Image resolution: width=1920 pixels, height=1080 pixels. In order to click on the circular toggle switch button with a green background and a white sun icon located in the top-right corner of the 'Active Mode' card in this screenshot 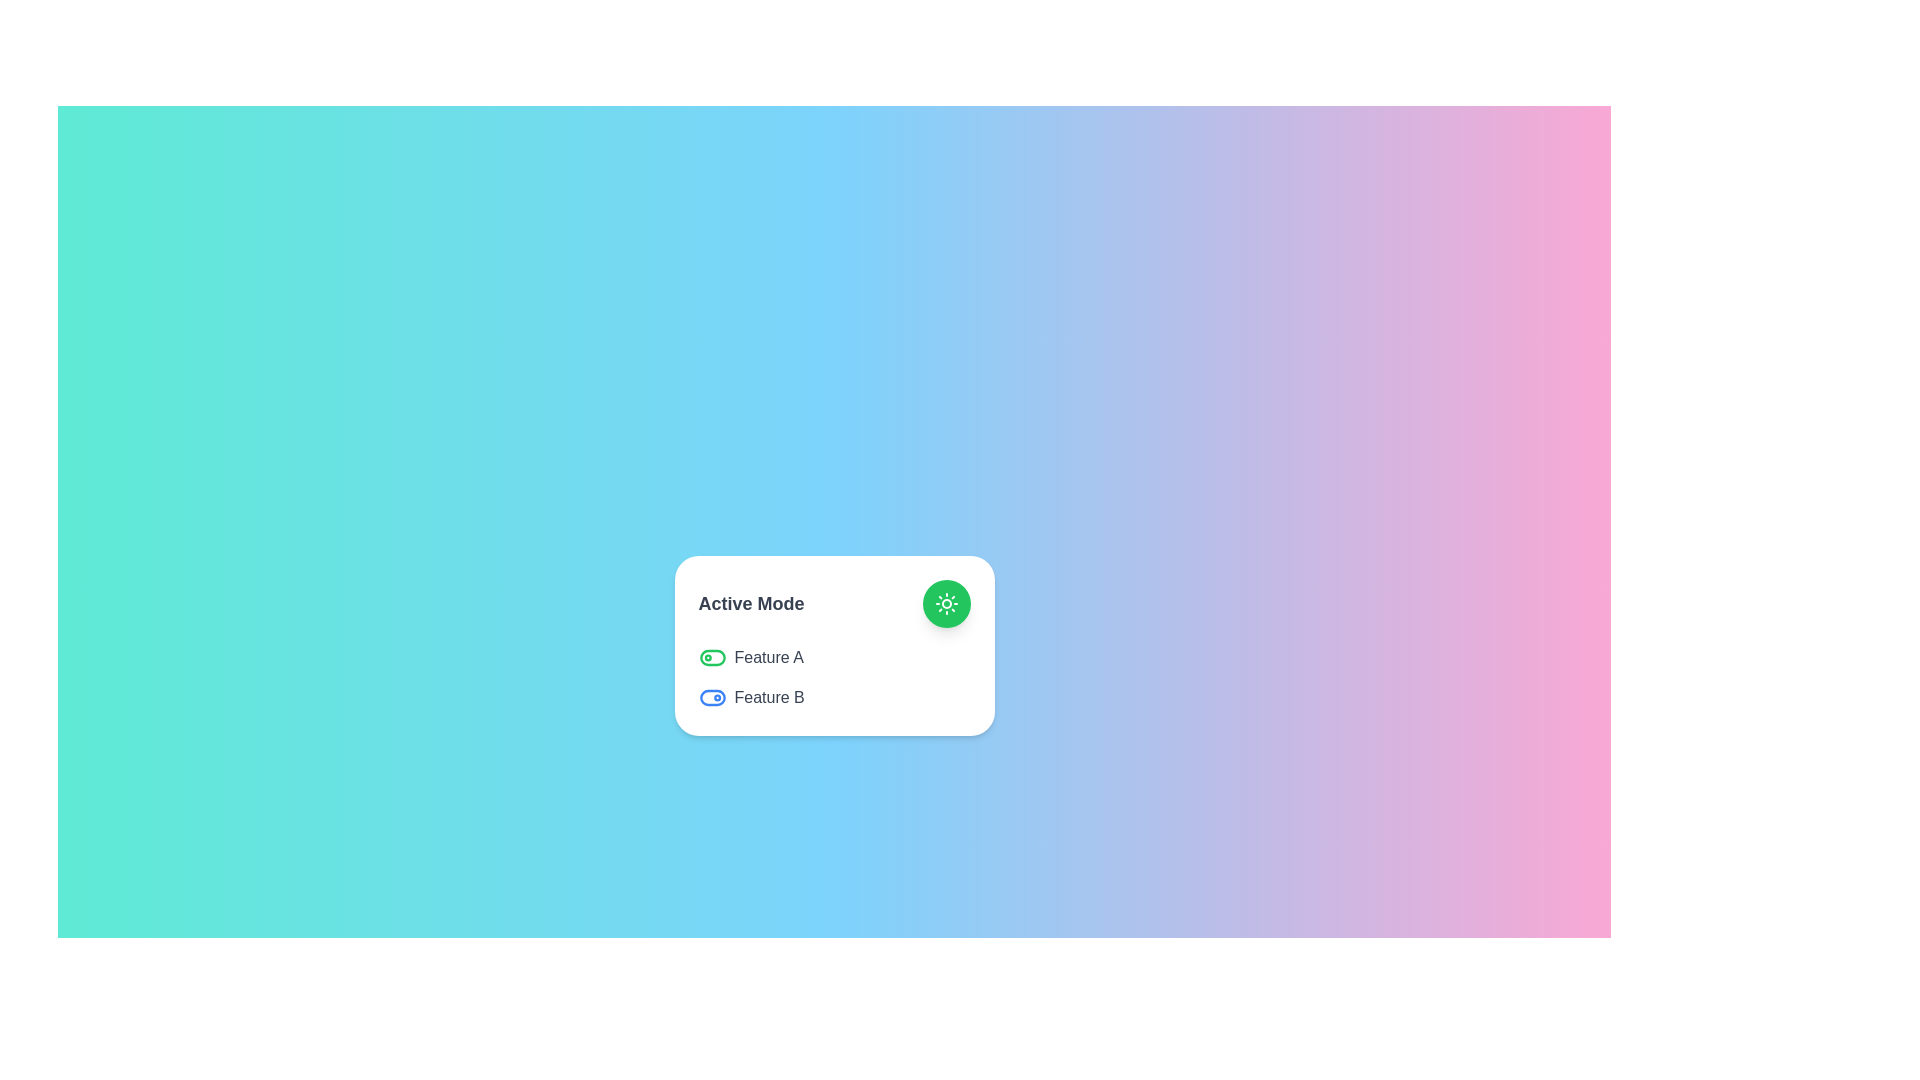, I will do `click(945, 603)`.